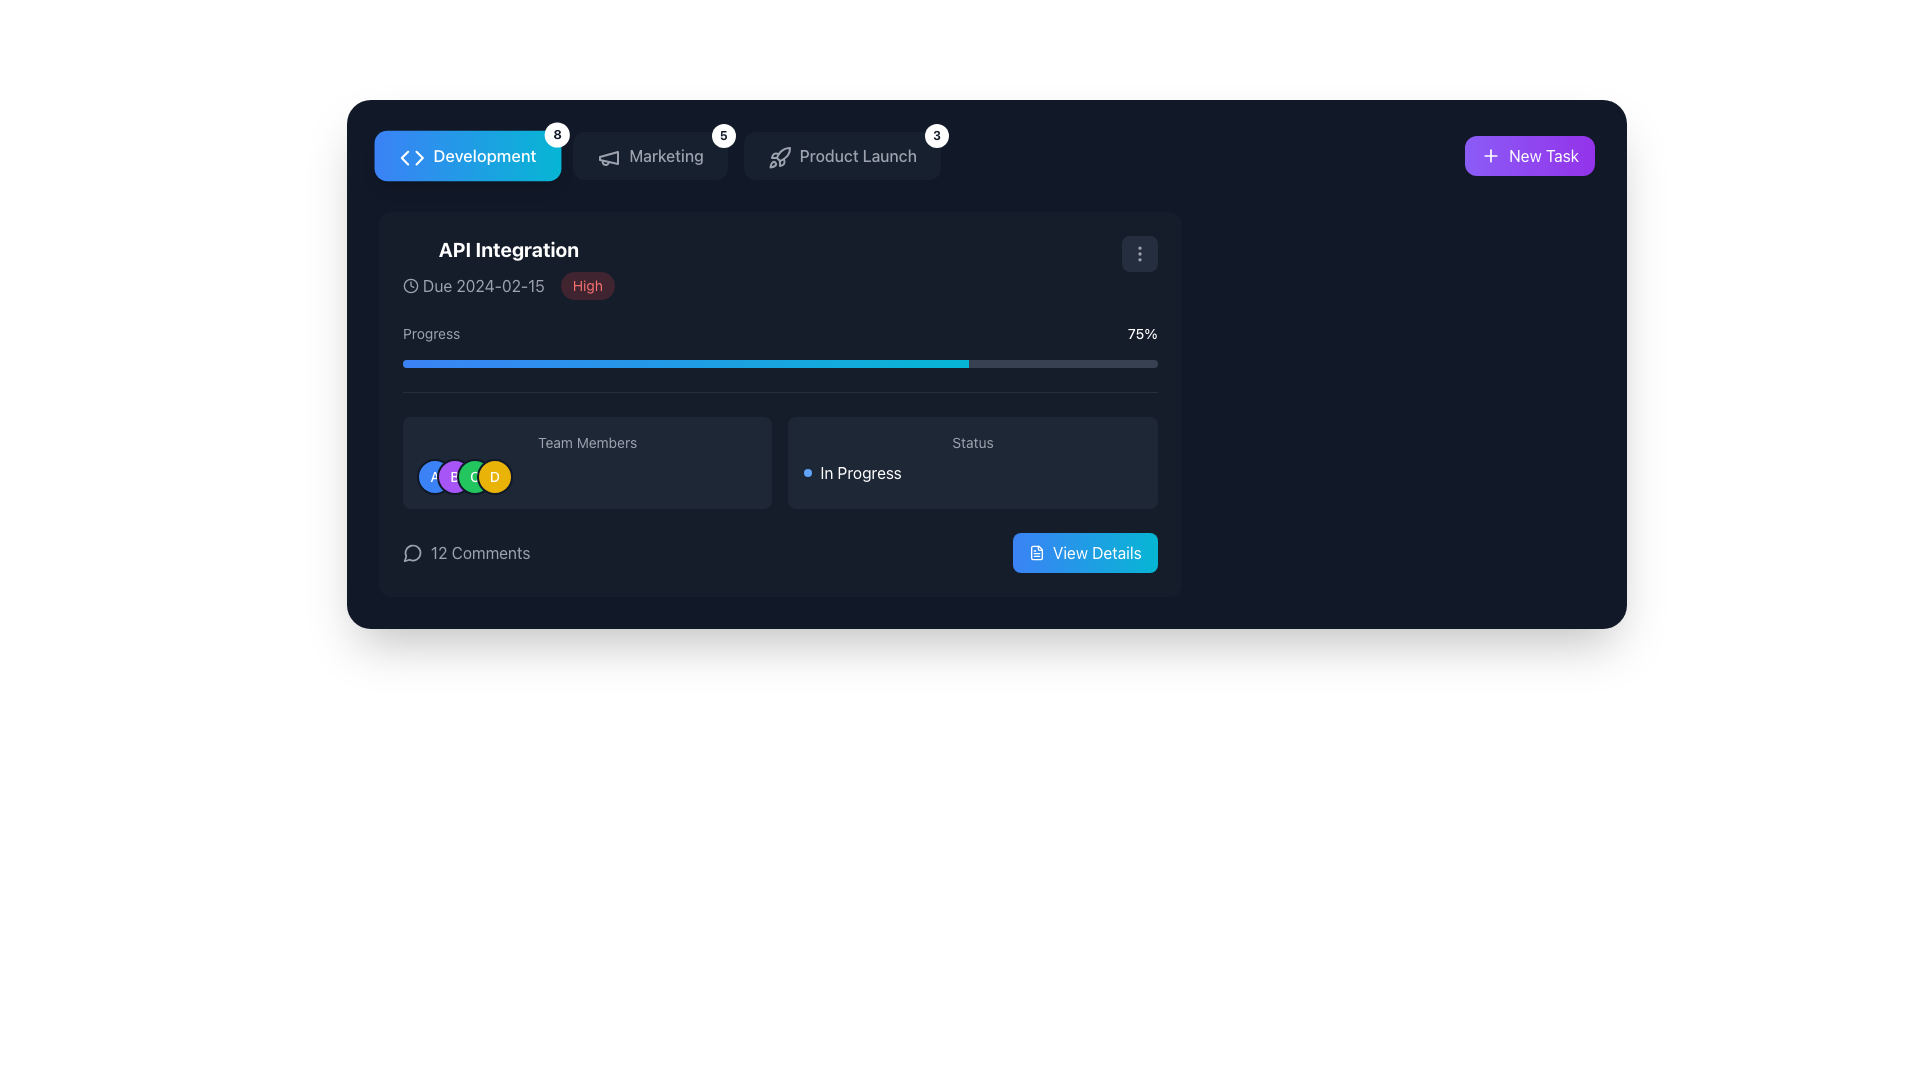  I want to click on the 'Marketing' button, which has a megaphone icon on the left and a count of '5' in the upper-right corner, so click(650, 154).